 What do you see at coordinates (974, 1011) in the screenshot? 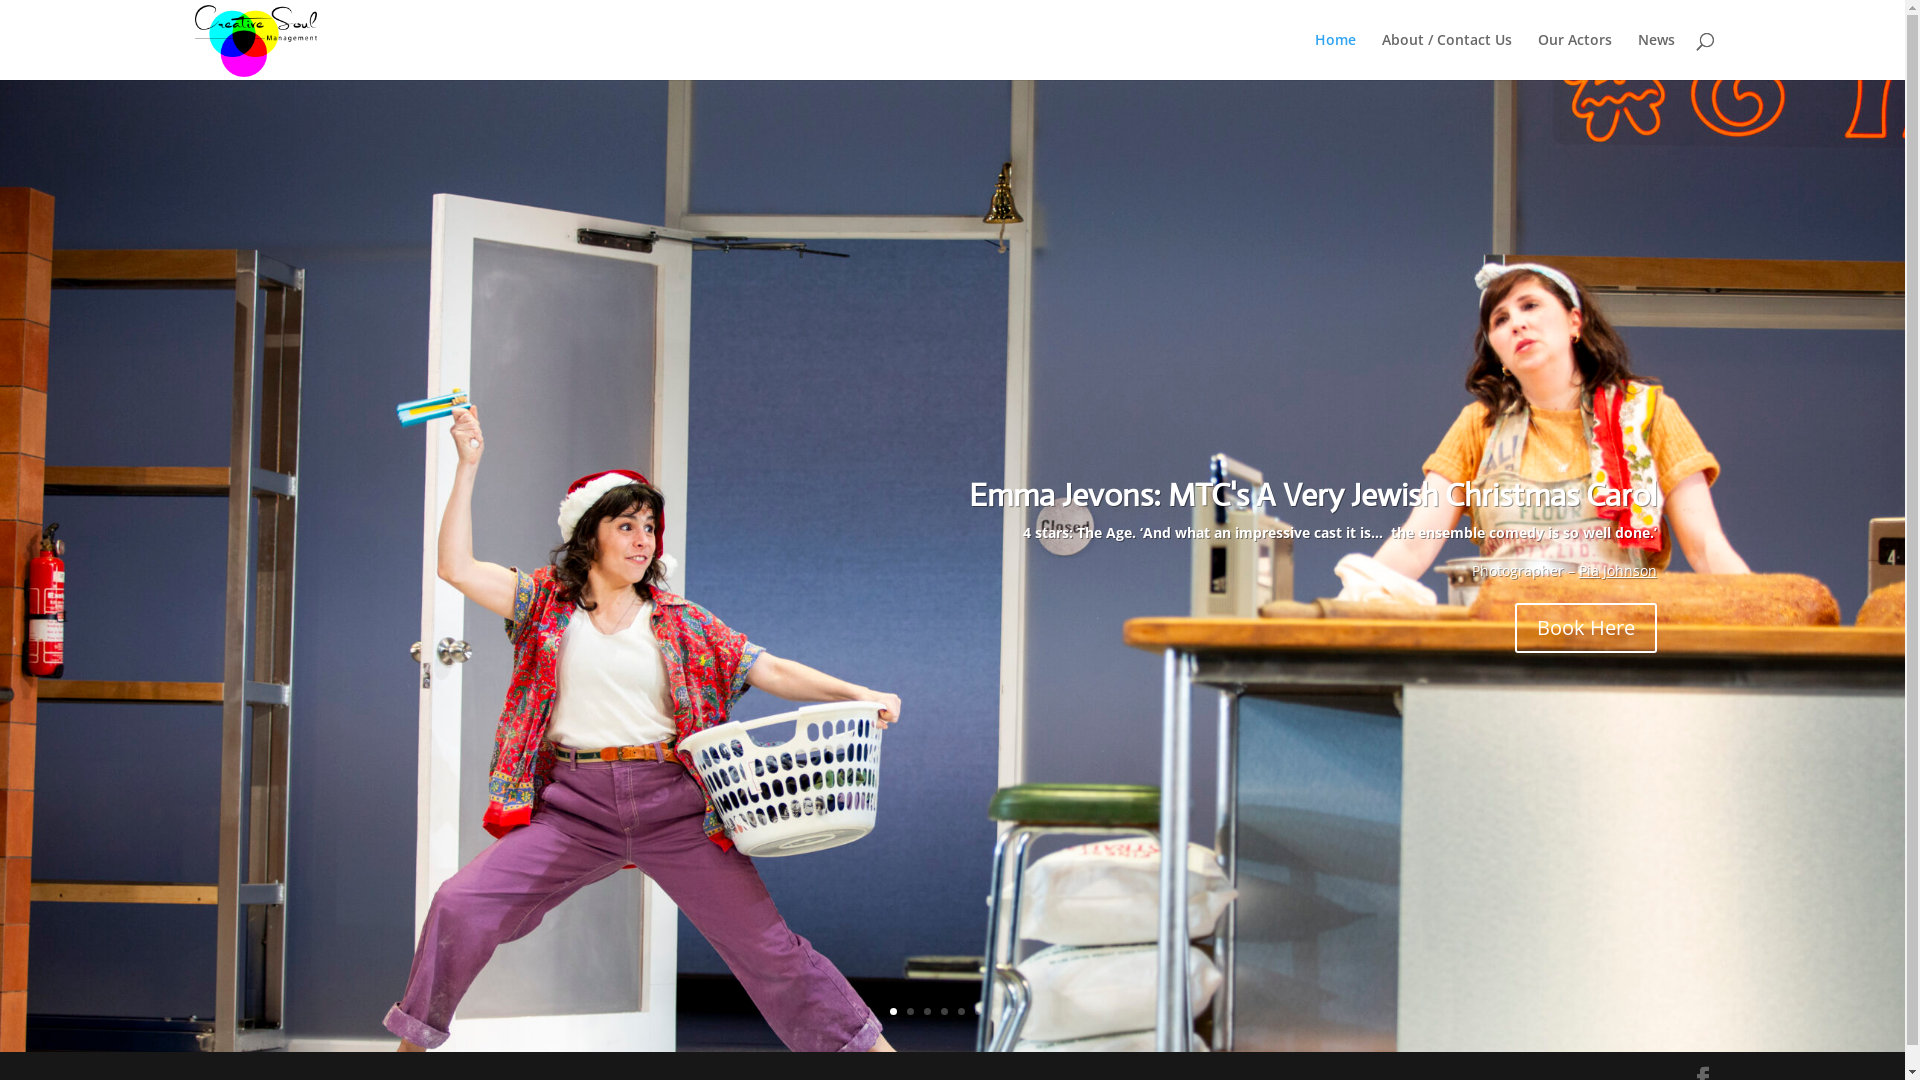
I see `'6'` at bounding box center [974, 1011].